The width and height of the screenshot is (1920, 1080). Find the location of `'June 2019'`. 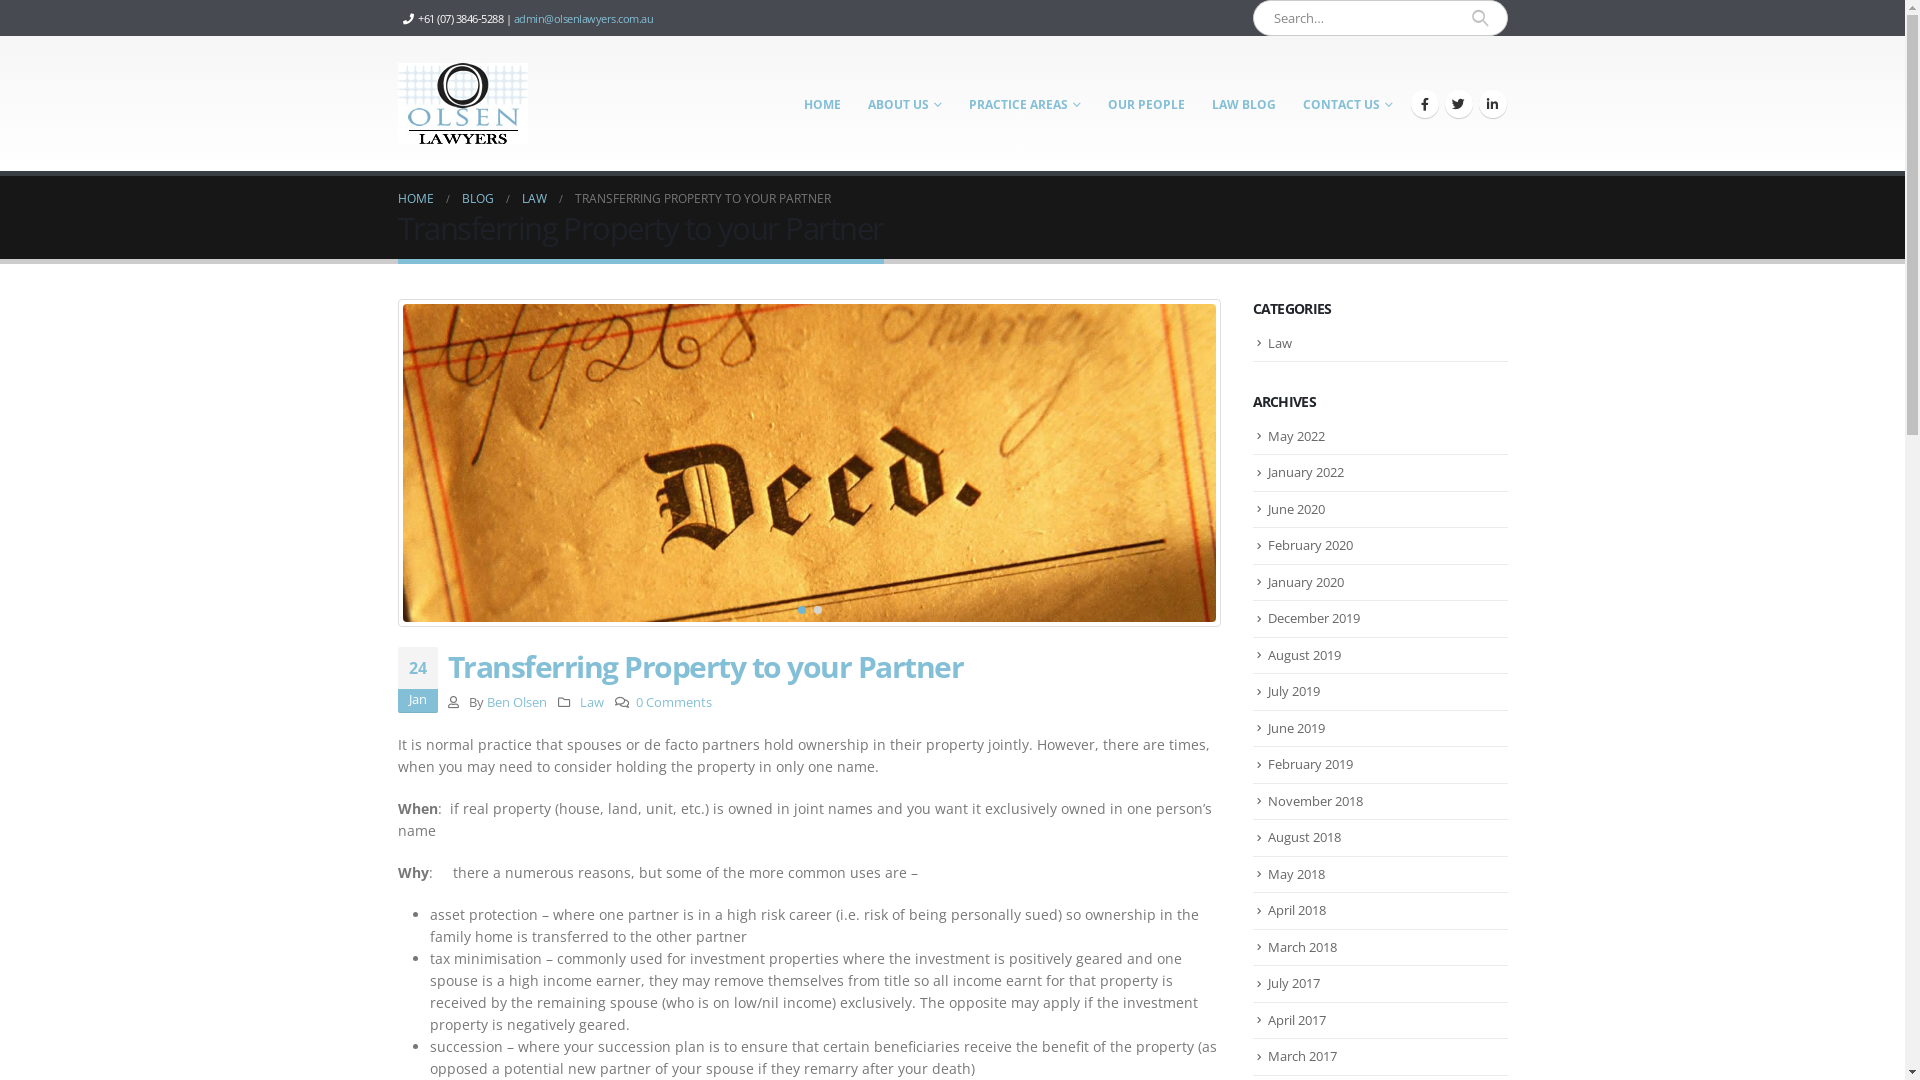

'June 2019' is located at coordinates (1266, 728).